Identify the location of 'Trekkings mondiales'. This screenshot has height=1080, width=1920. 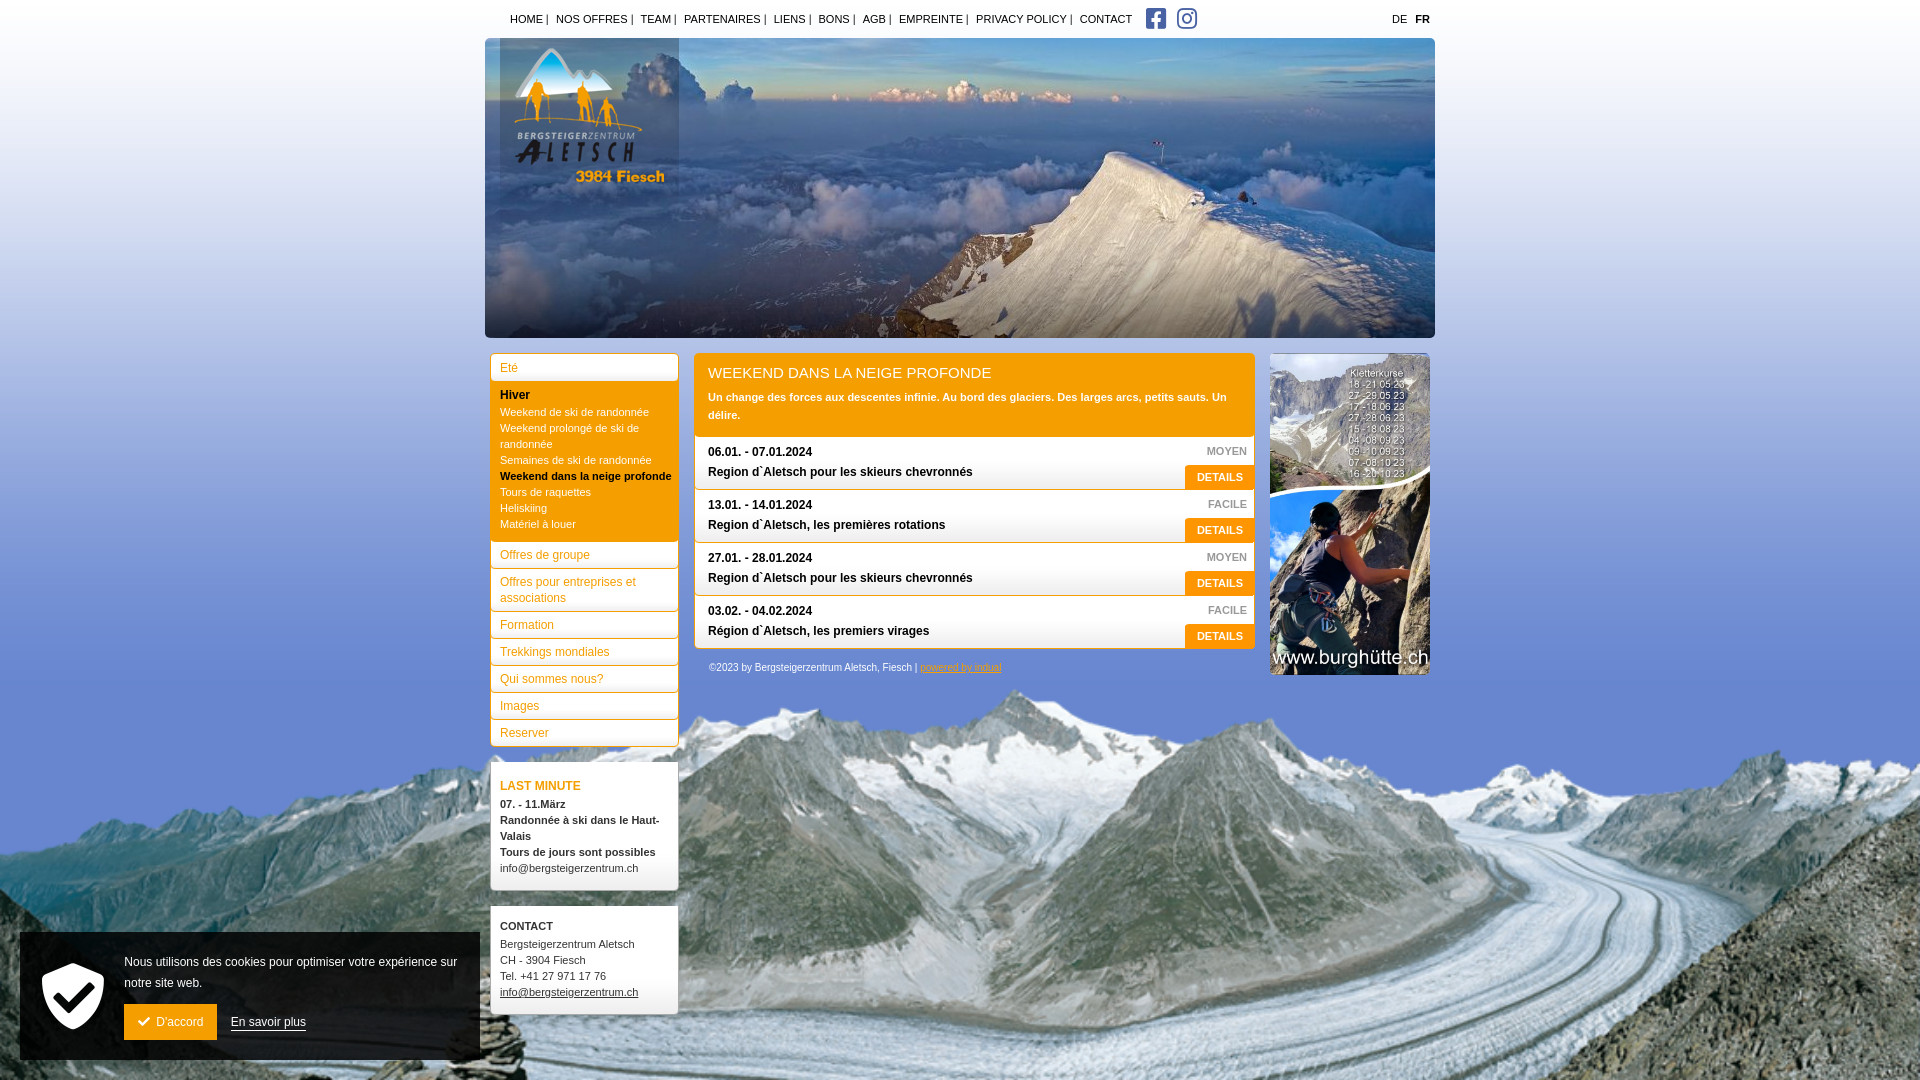
(489, 647).